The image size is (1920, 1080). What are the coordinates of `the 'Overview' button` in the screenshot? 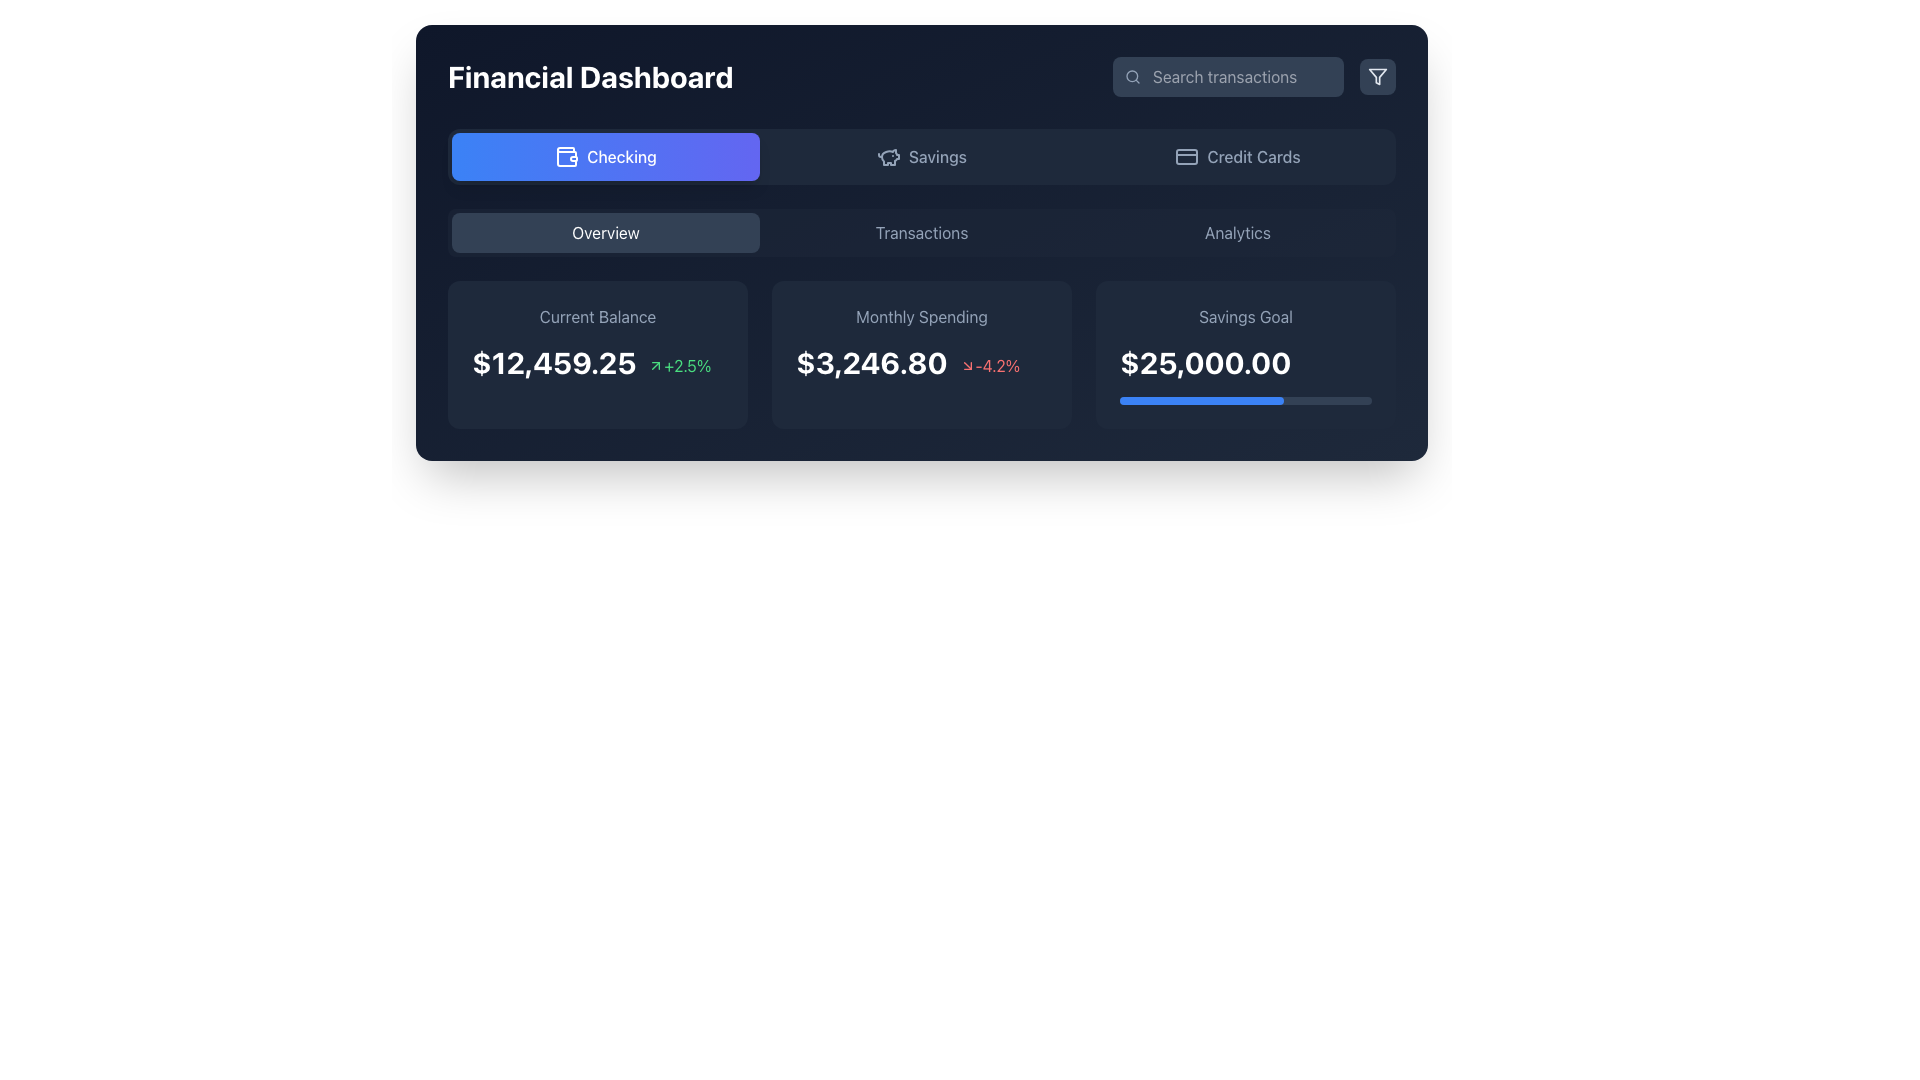 It's located at (604, 231).